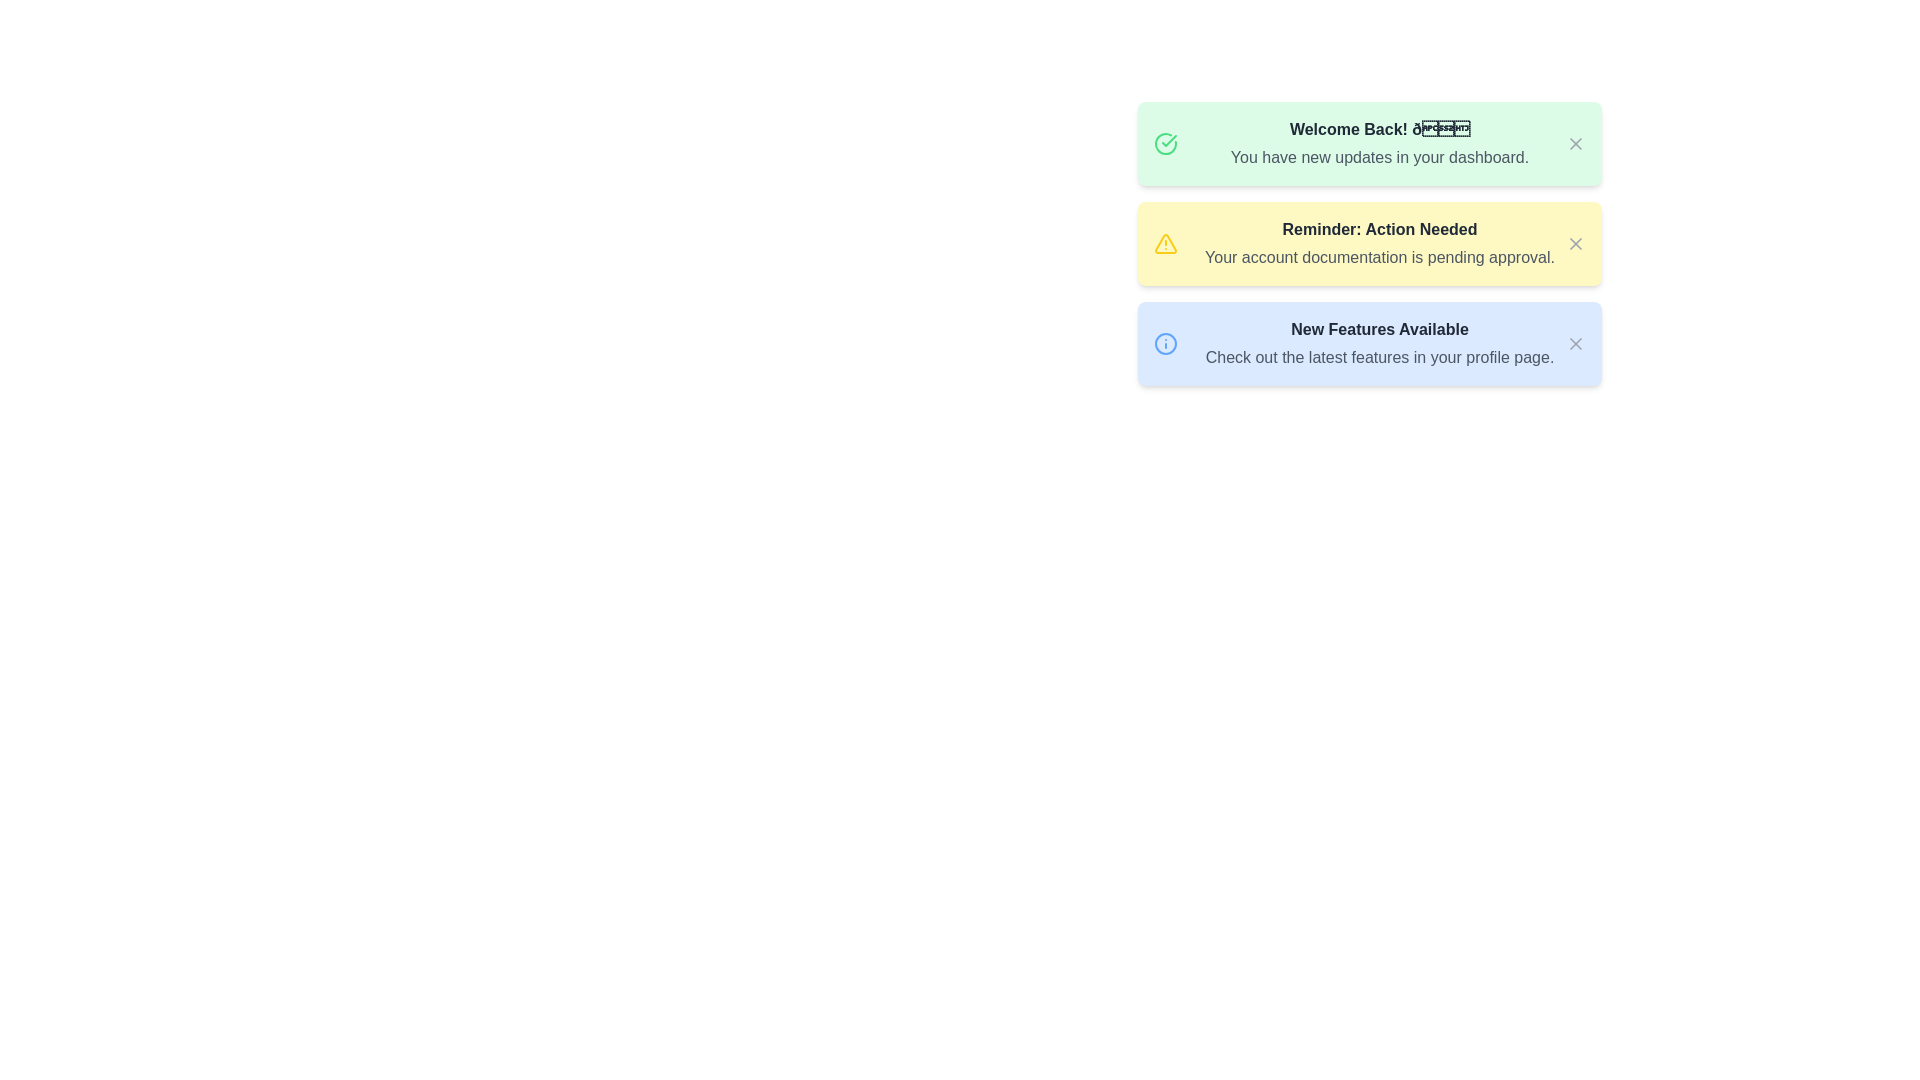 This screenshot has width=1920, height=1080. Describe the element at coordinates (1379, 229) in the screenshot. I see `the text block displaying 'Reminder: Action Needed' in bold styling with a dark gray font on a light yellow background, which is located centrally in the notification layout` at that location.